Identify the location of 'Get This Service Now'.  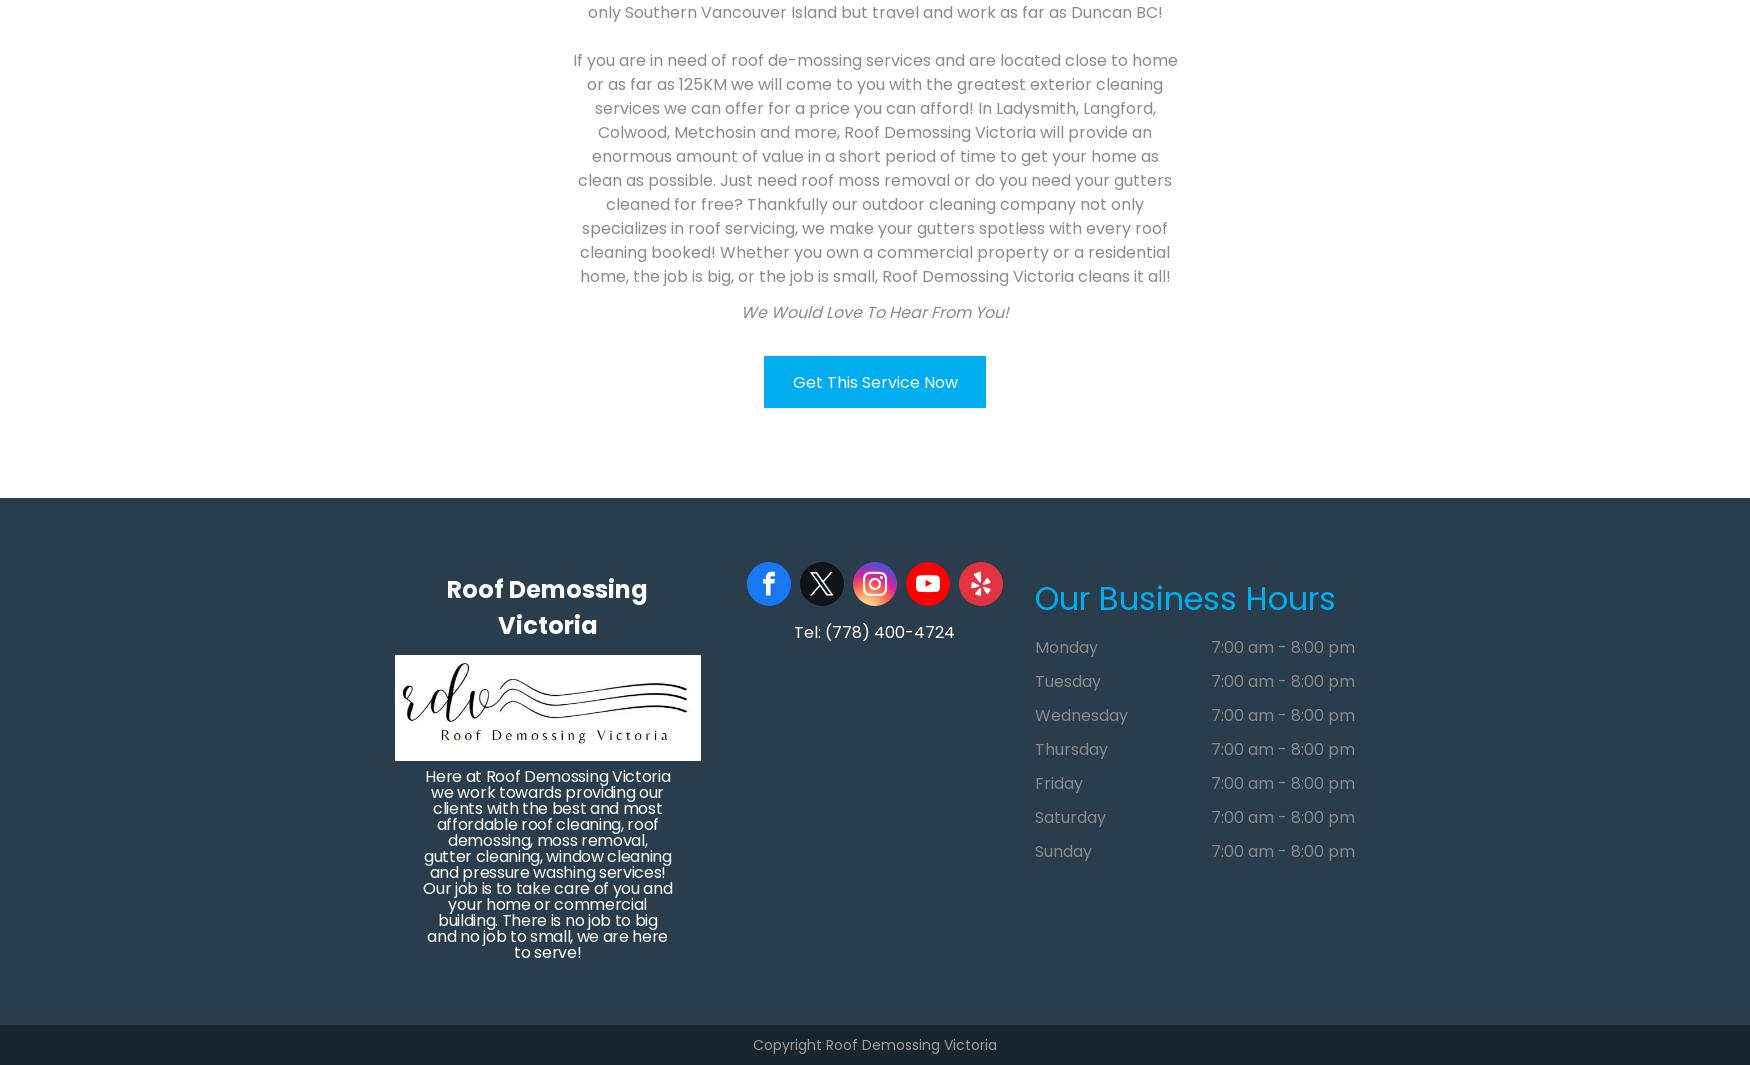
(874, 380).